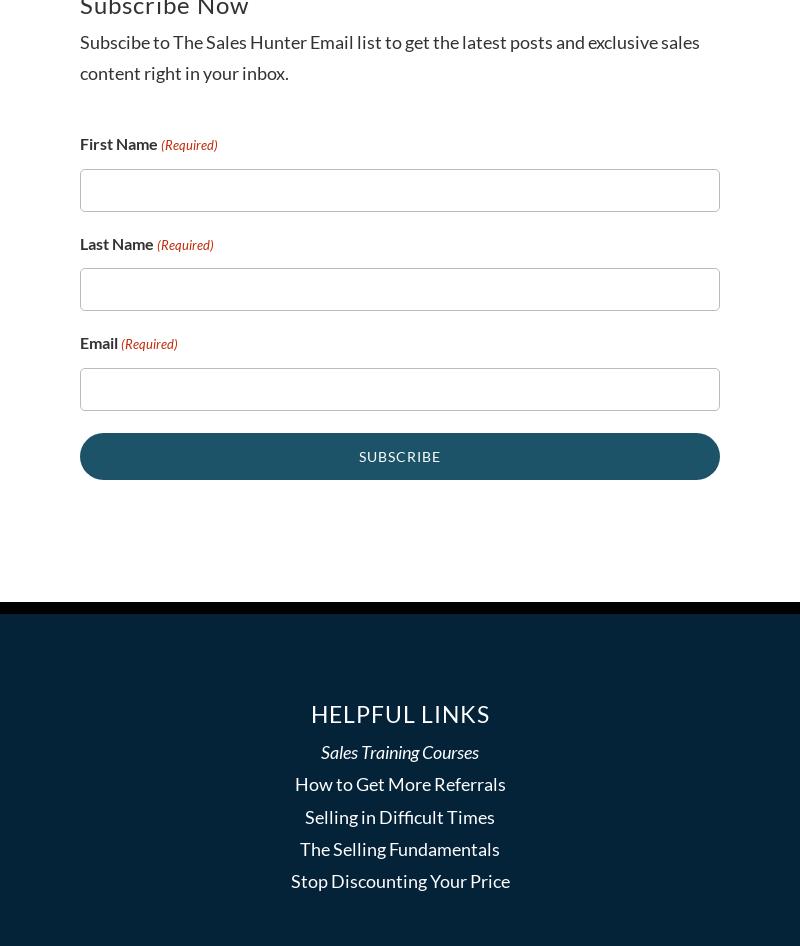 Image resolution: width=800 pixels, height=946 pixels. I want to click on 'Last Name', so click(115, 241).